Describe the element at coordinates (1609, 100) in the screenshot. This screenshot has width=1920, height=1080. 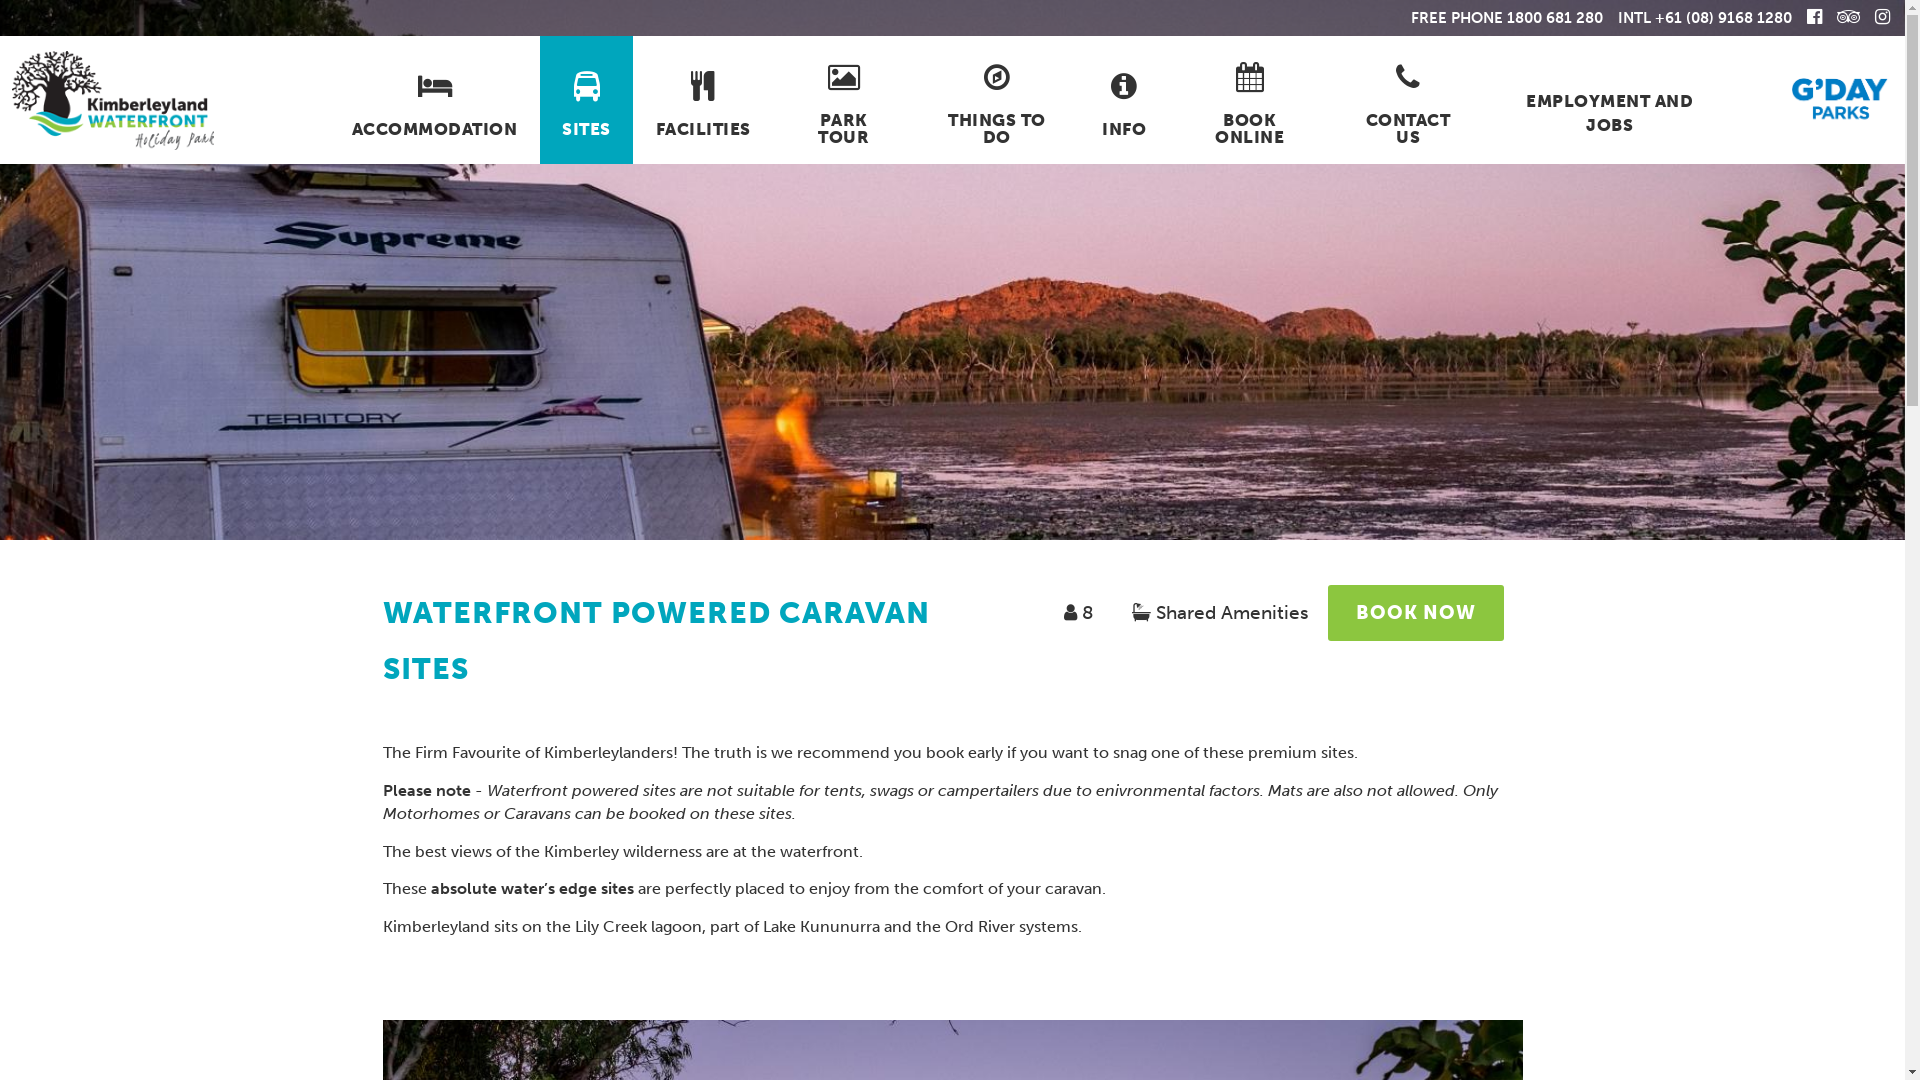
I see `'EMPLOYMENT AND JOBS'` at that location.